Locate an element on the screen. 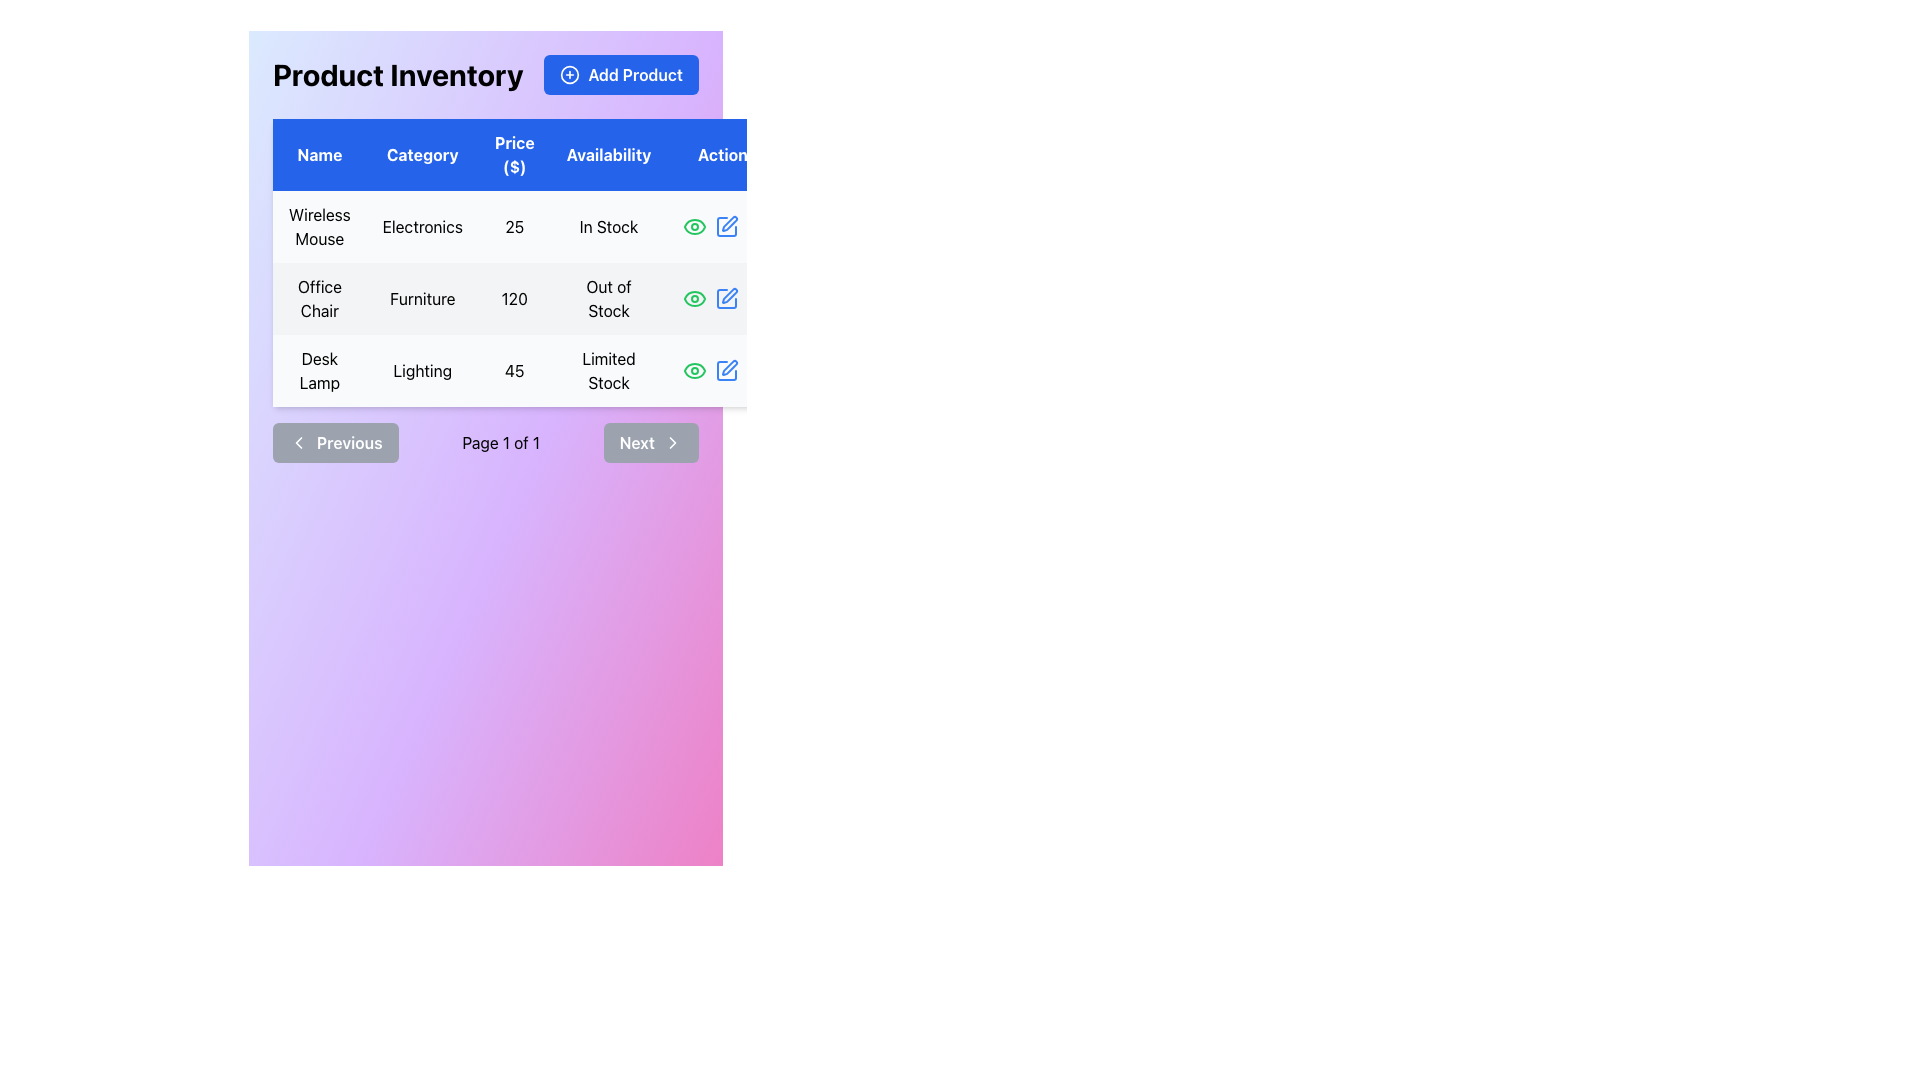 This screenshot has height=1080, width=1920. the circular plus icon within the 'Add Product' button located at the top-right corner of the interface is located at coordinates (569, 73).